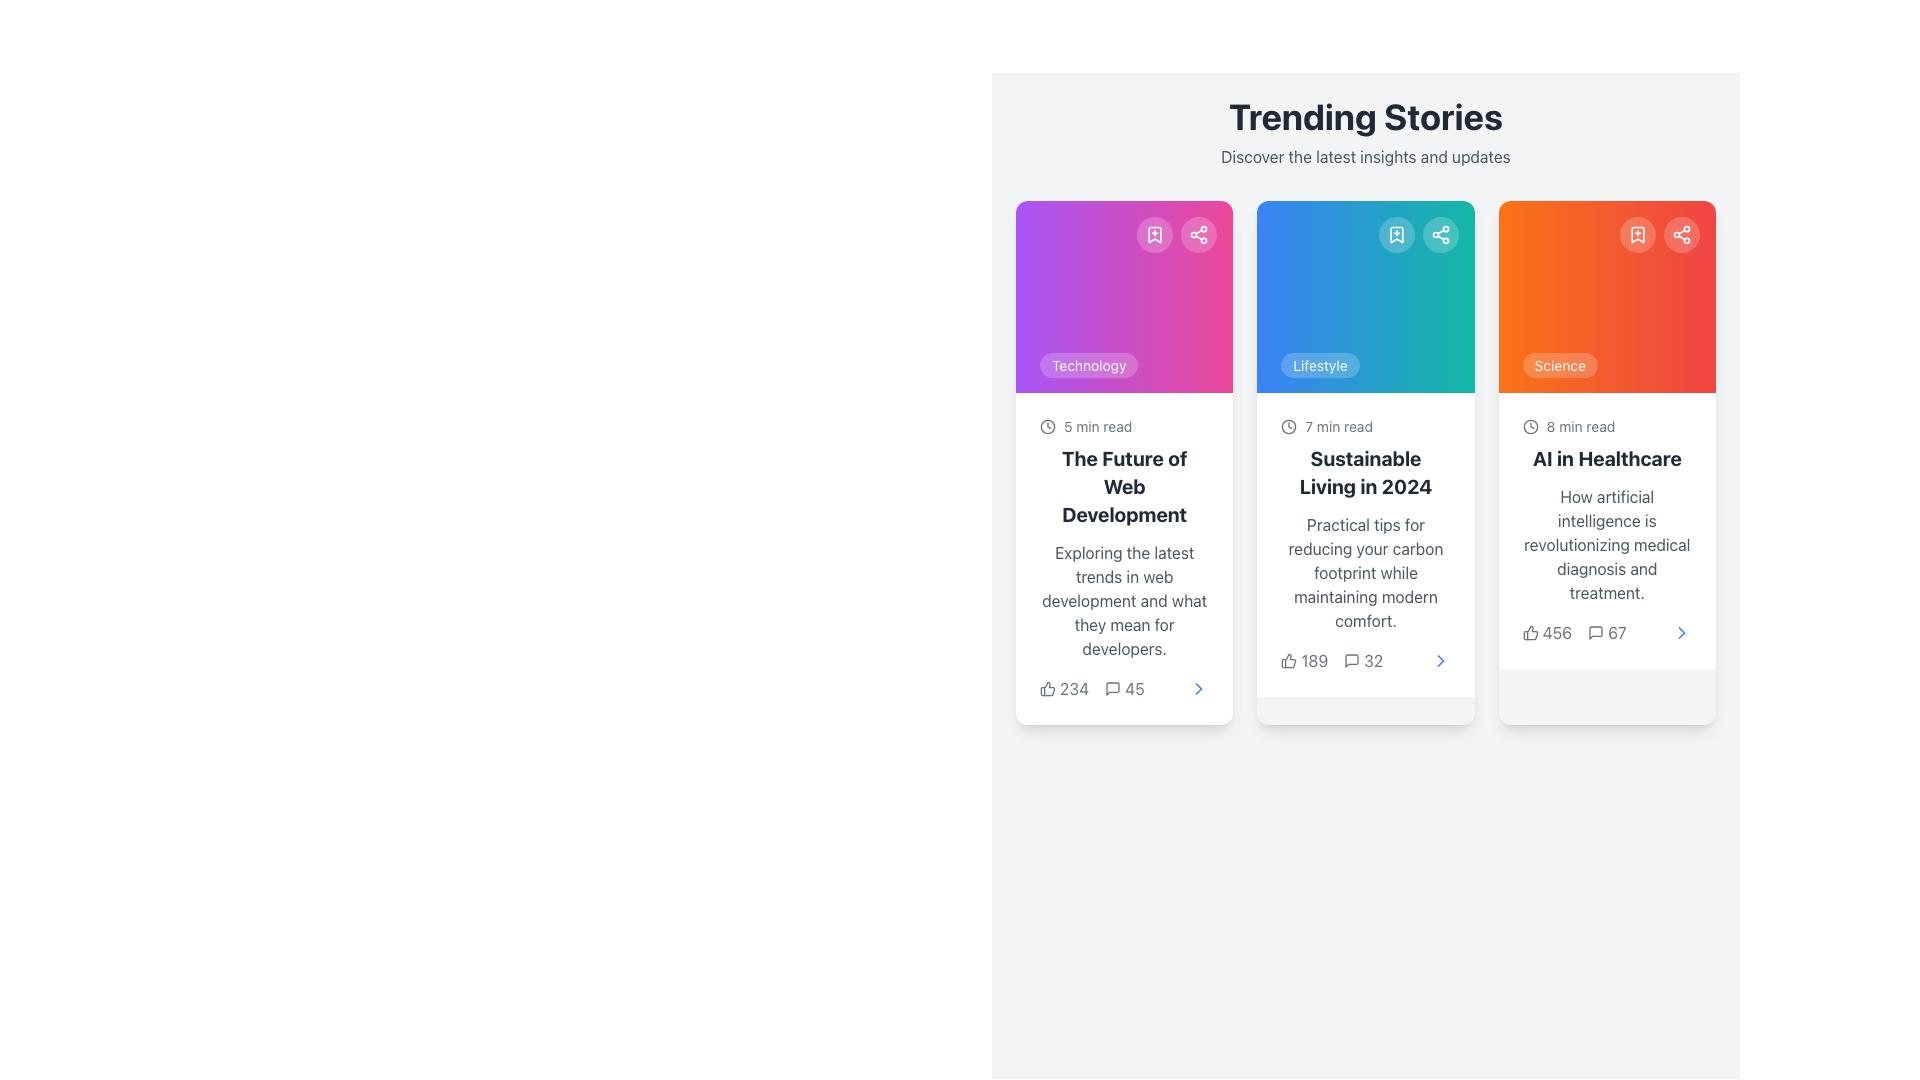 The height and width of the screenshot is (1080, 1920). I want to click on the 'like' icon located beneath the textual content of the leftmost card, positioned to the left of the '234' likes text in a three-card layout, so click(1046, 688).